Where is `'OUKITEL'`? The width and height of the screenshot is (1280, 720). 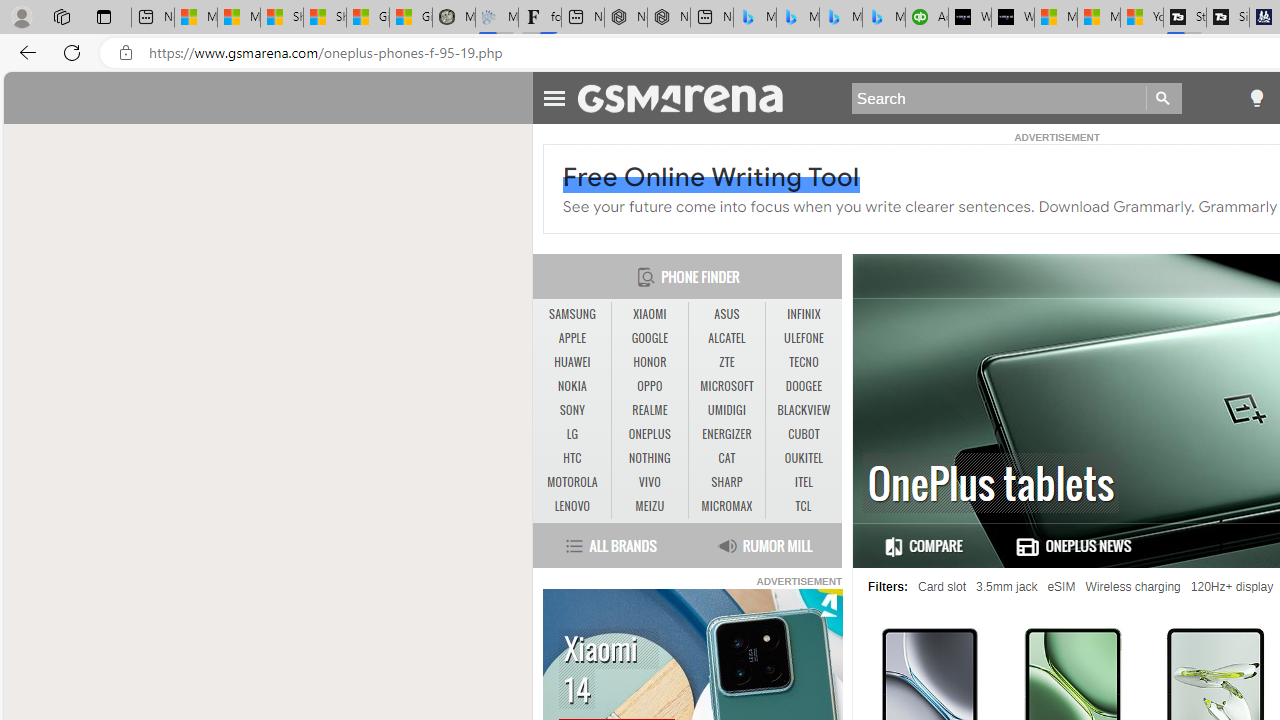
'OUKITEL' is located at coordinates (803, 458).